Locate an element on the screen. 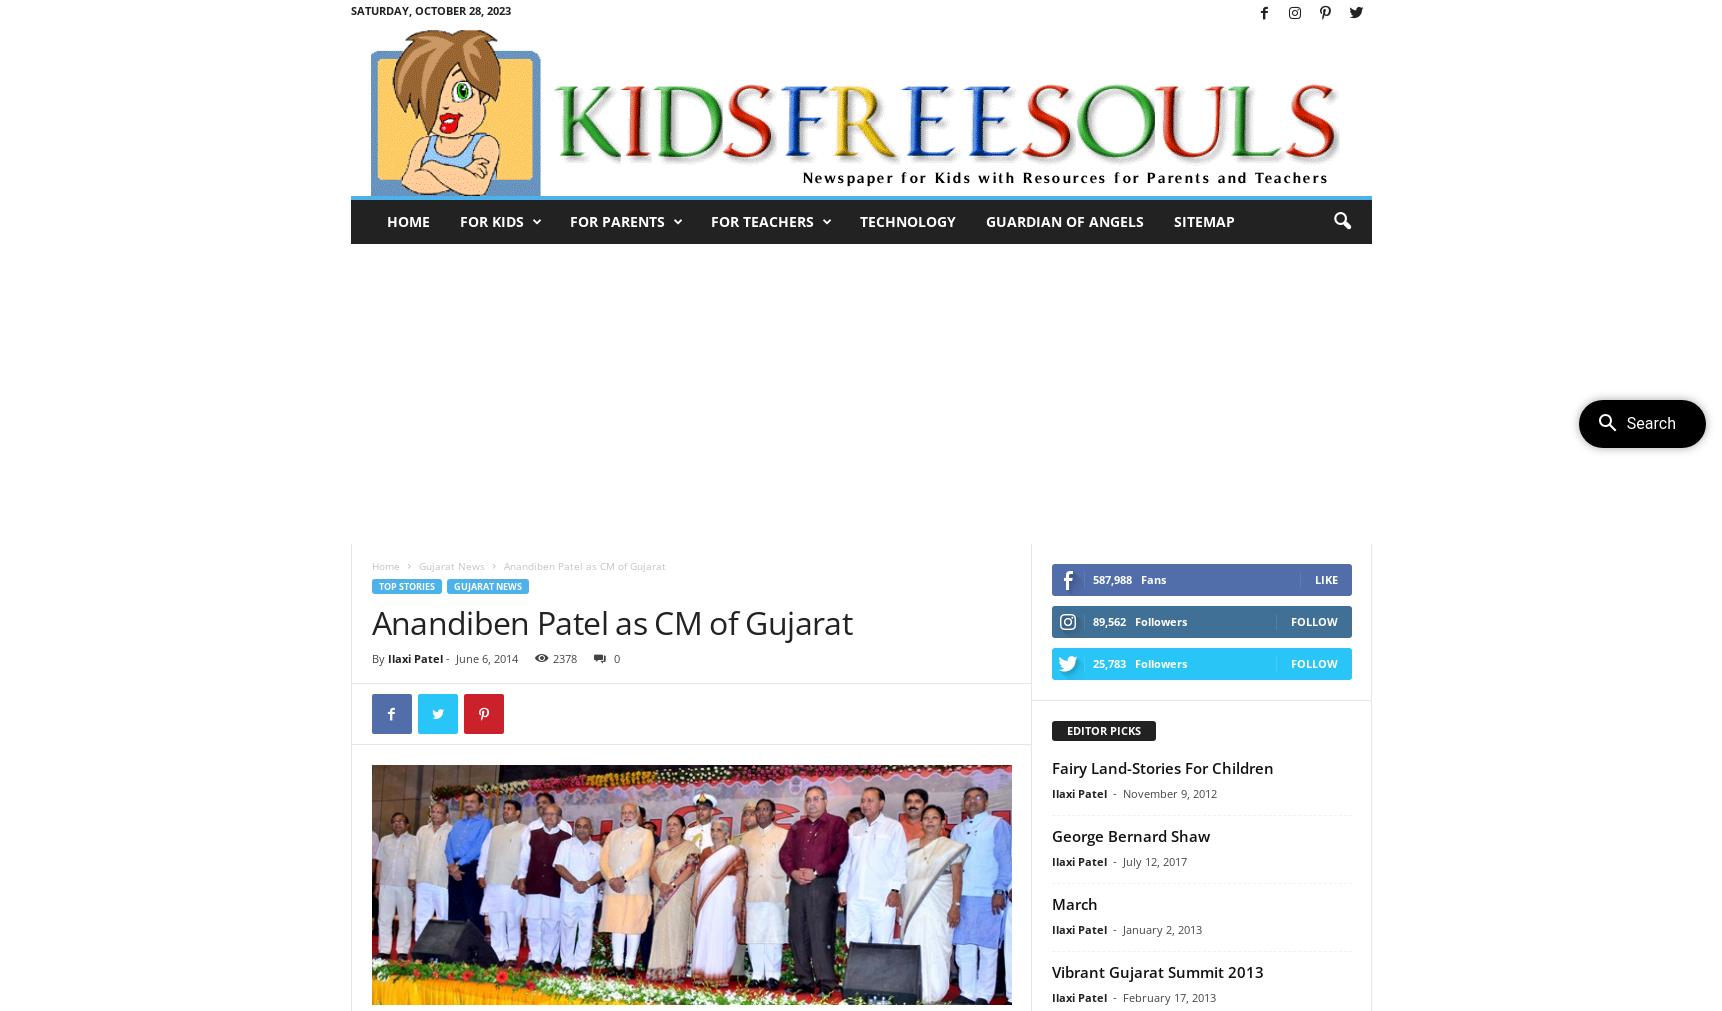 This screenshot has width=1722, height=1011. 'Fans' is located at coordinates (1152, 579).